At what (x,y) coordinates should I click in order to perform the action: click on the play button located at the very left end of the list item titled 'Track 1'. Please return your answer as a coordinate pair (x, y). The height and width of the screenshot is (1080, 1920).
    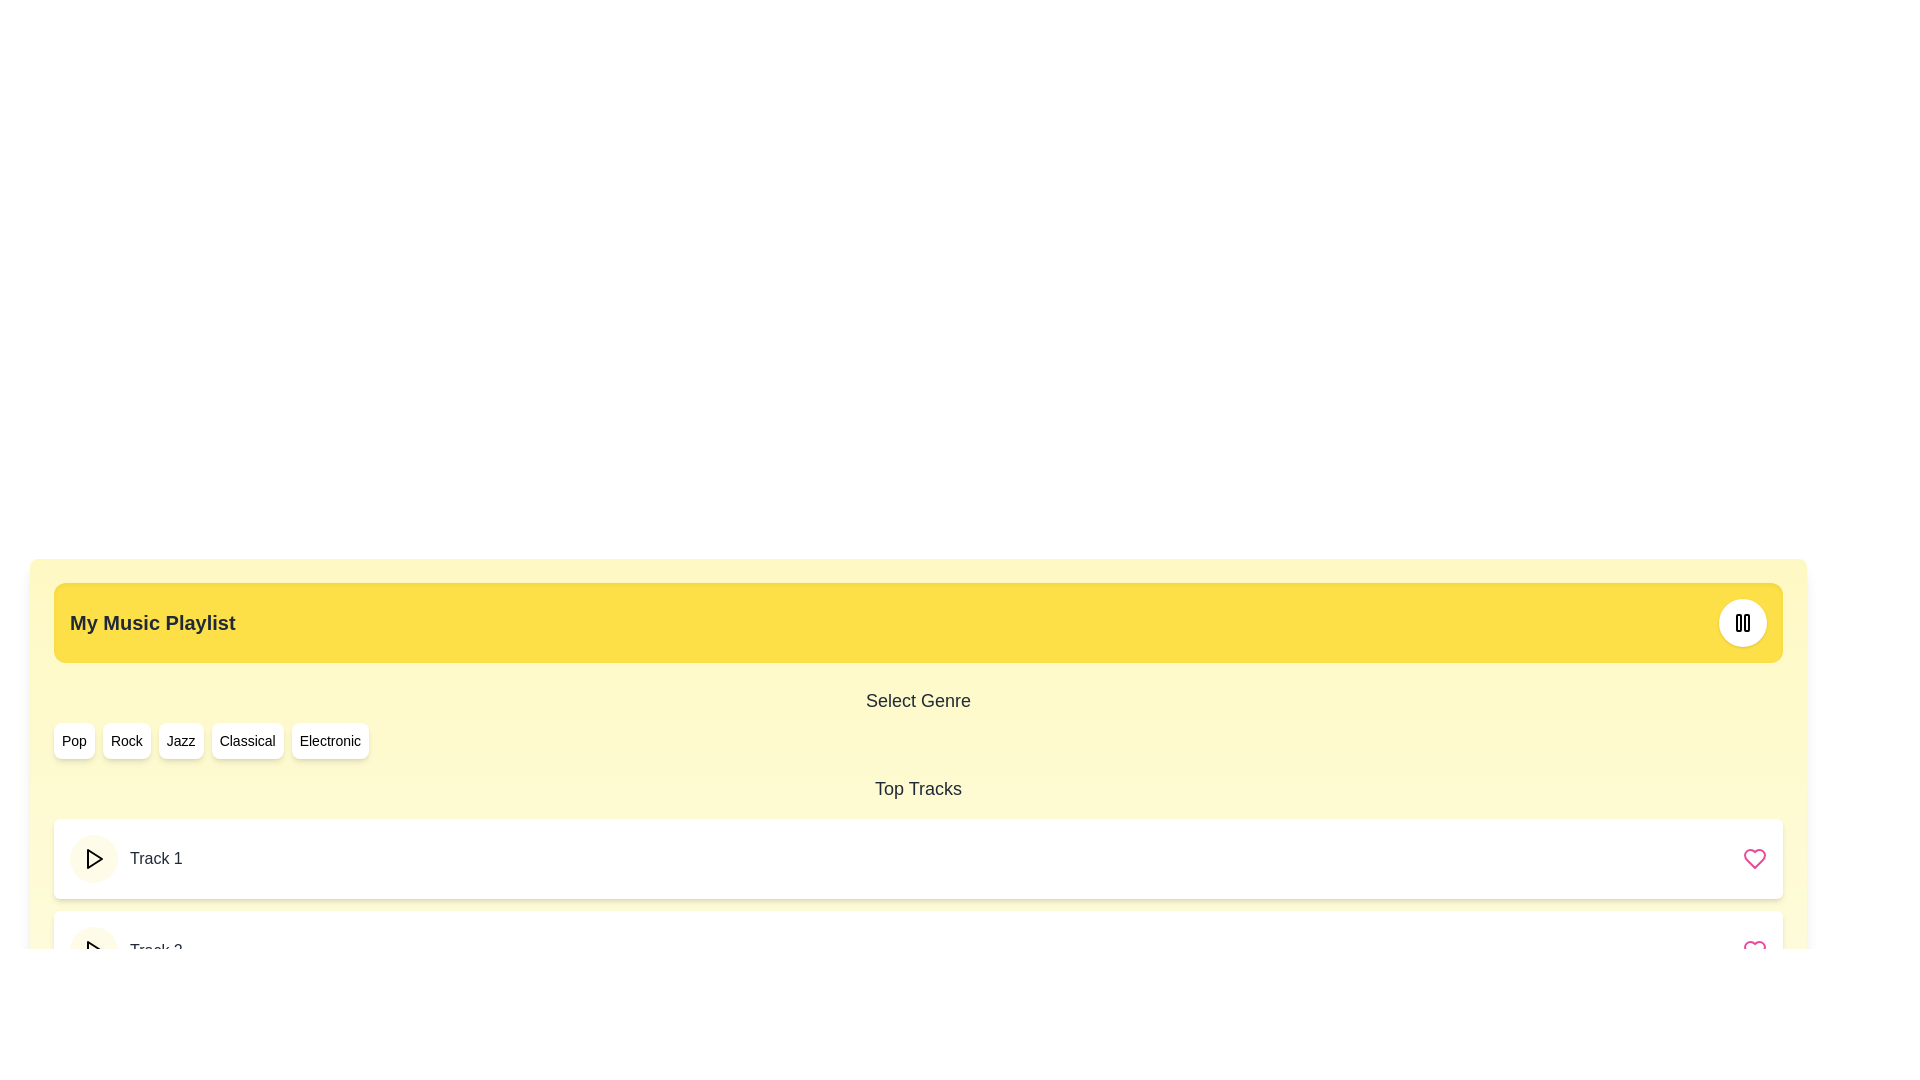
    Looking at the image, I should click on (93, 858).